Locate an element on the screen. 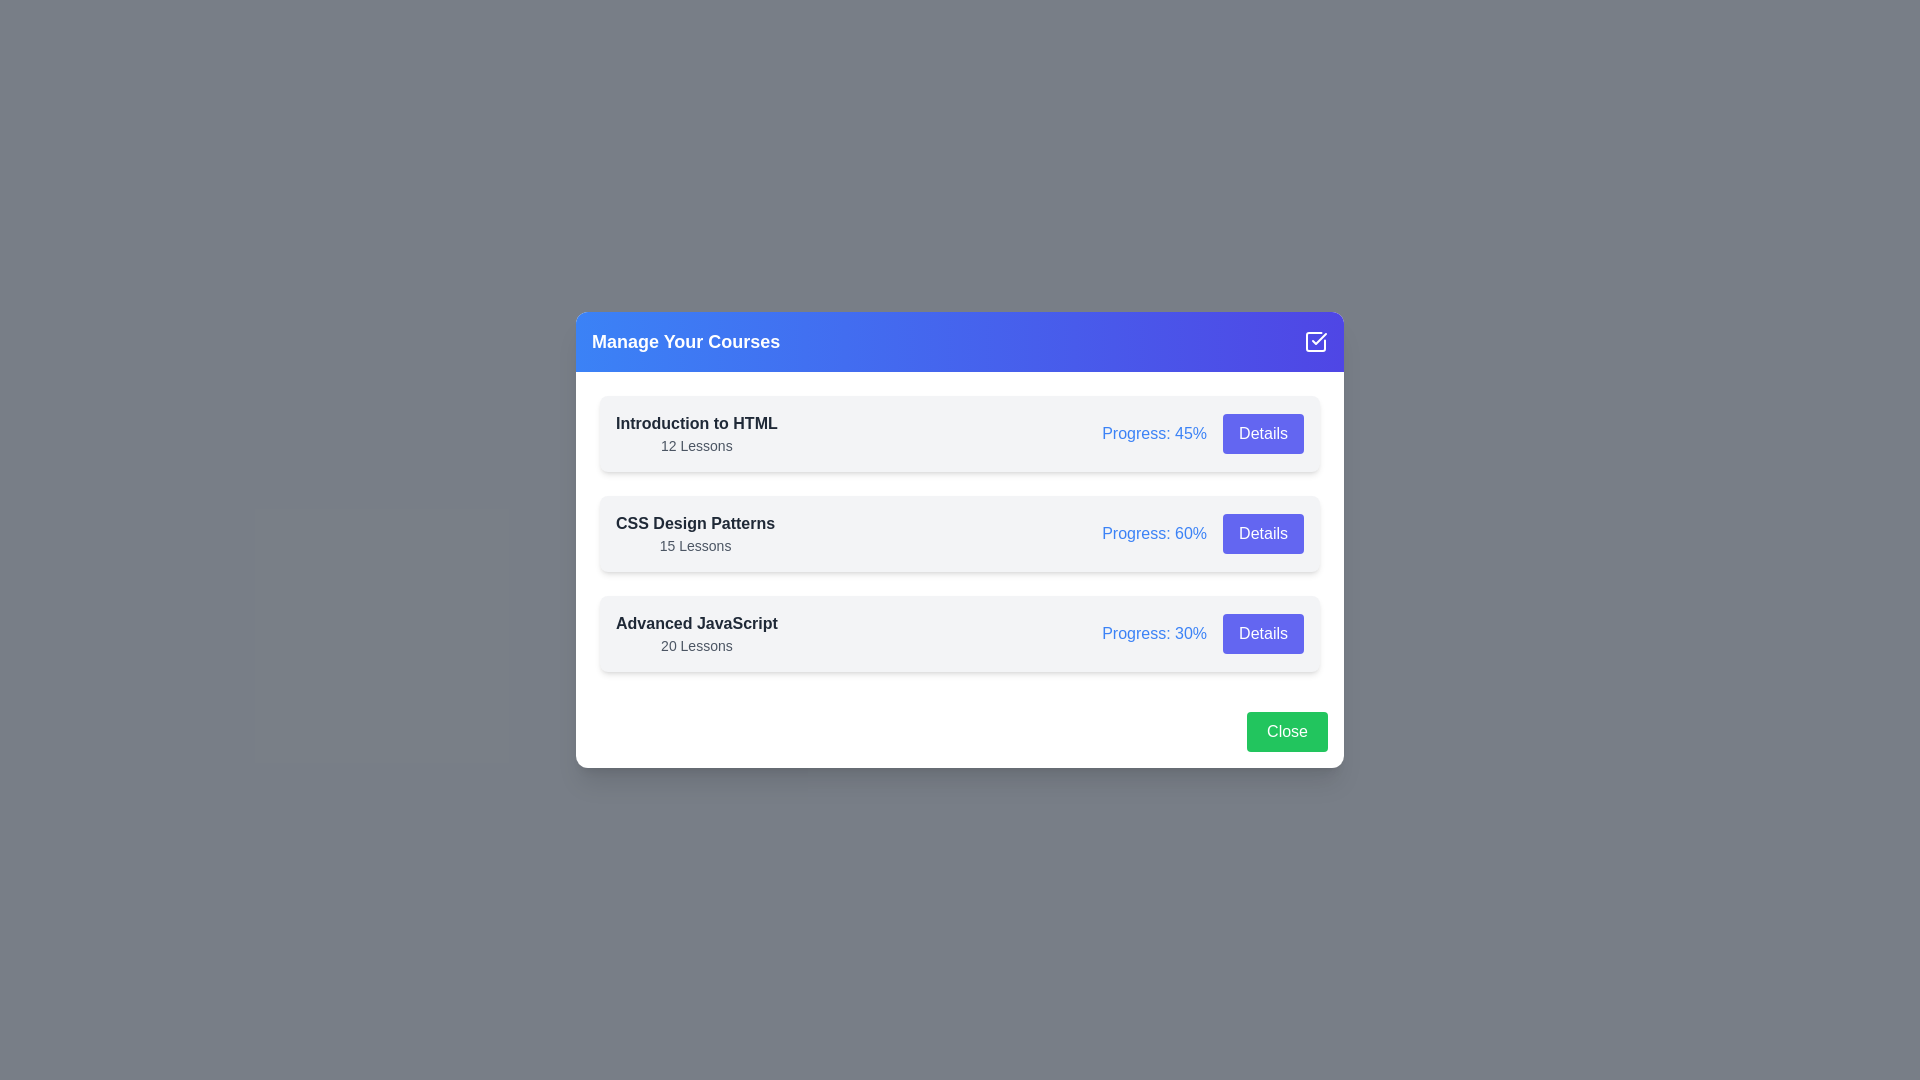  the header close button to close the dialog is located at coordinates (1315, 341).